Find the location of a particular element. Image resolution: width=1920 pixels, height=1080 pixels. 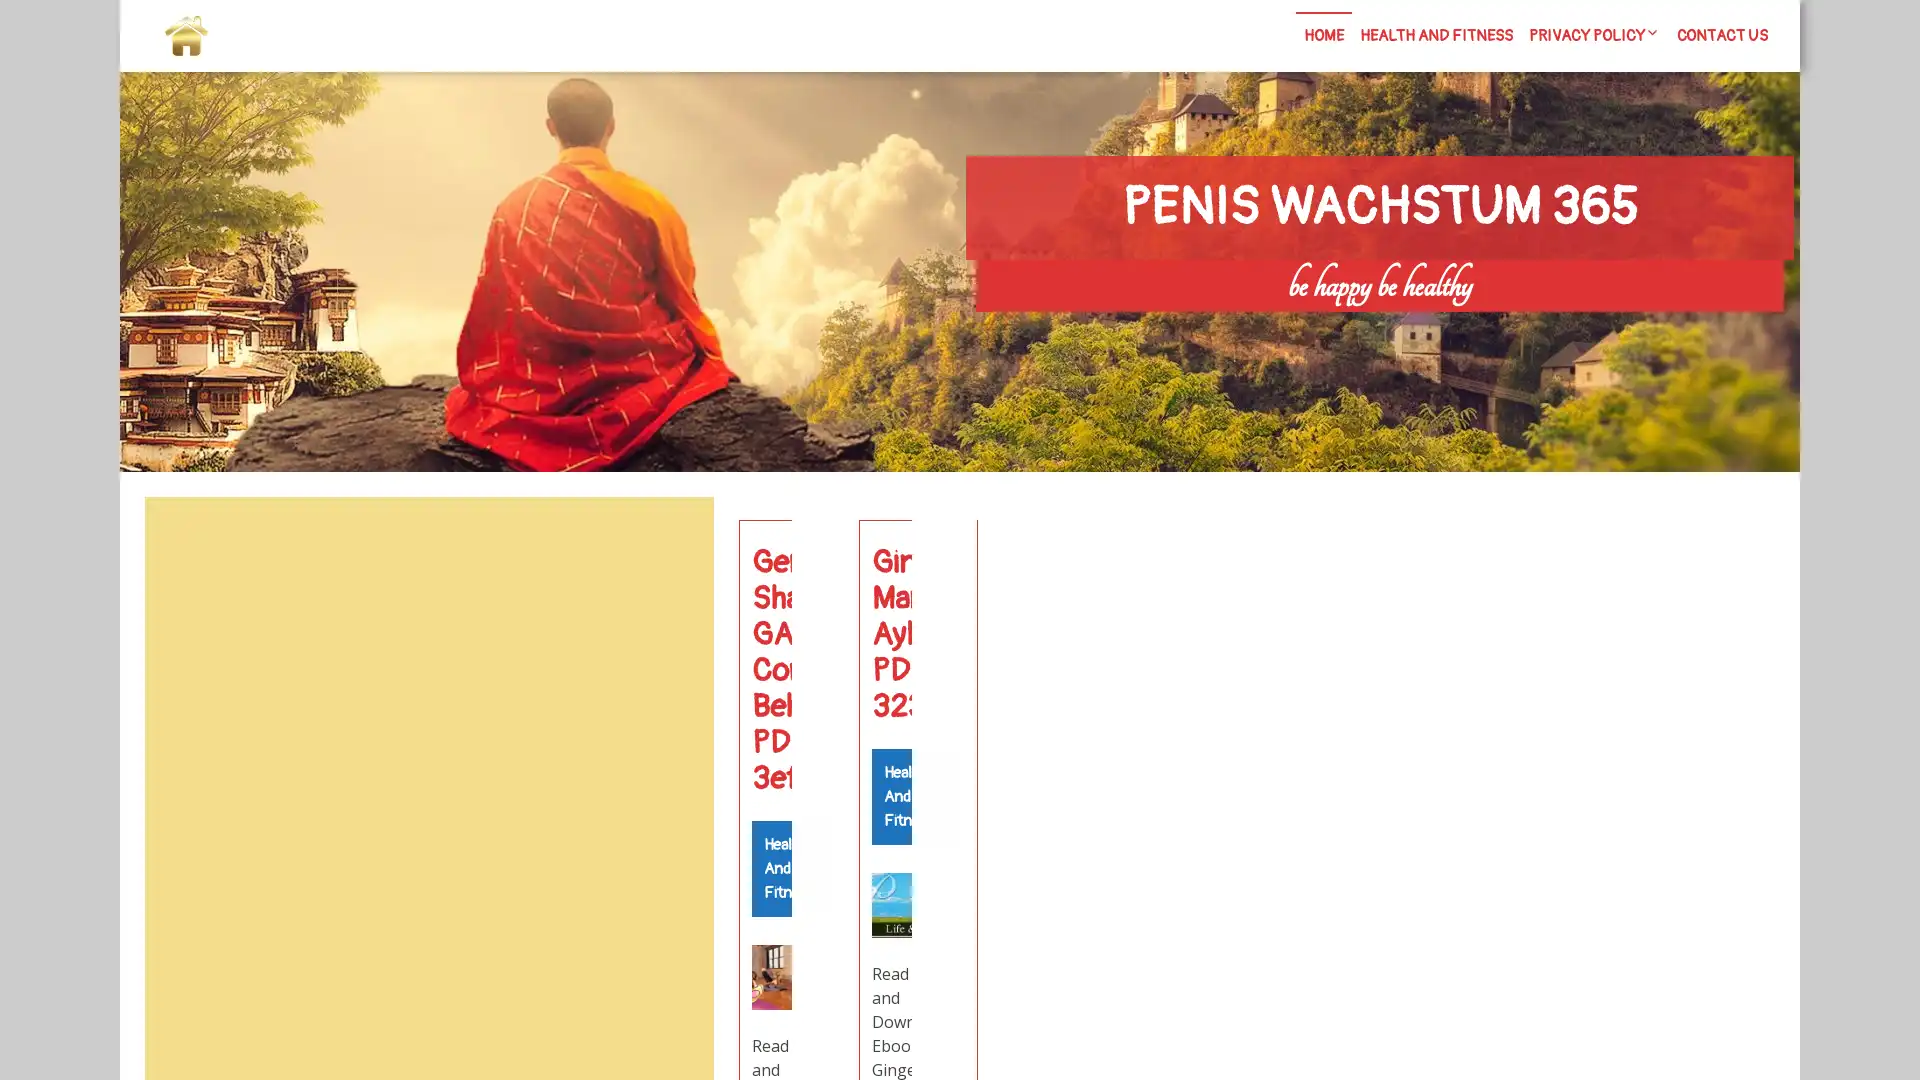

Search is located at coordinates (667, 545).